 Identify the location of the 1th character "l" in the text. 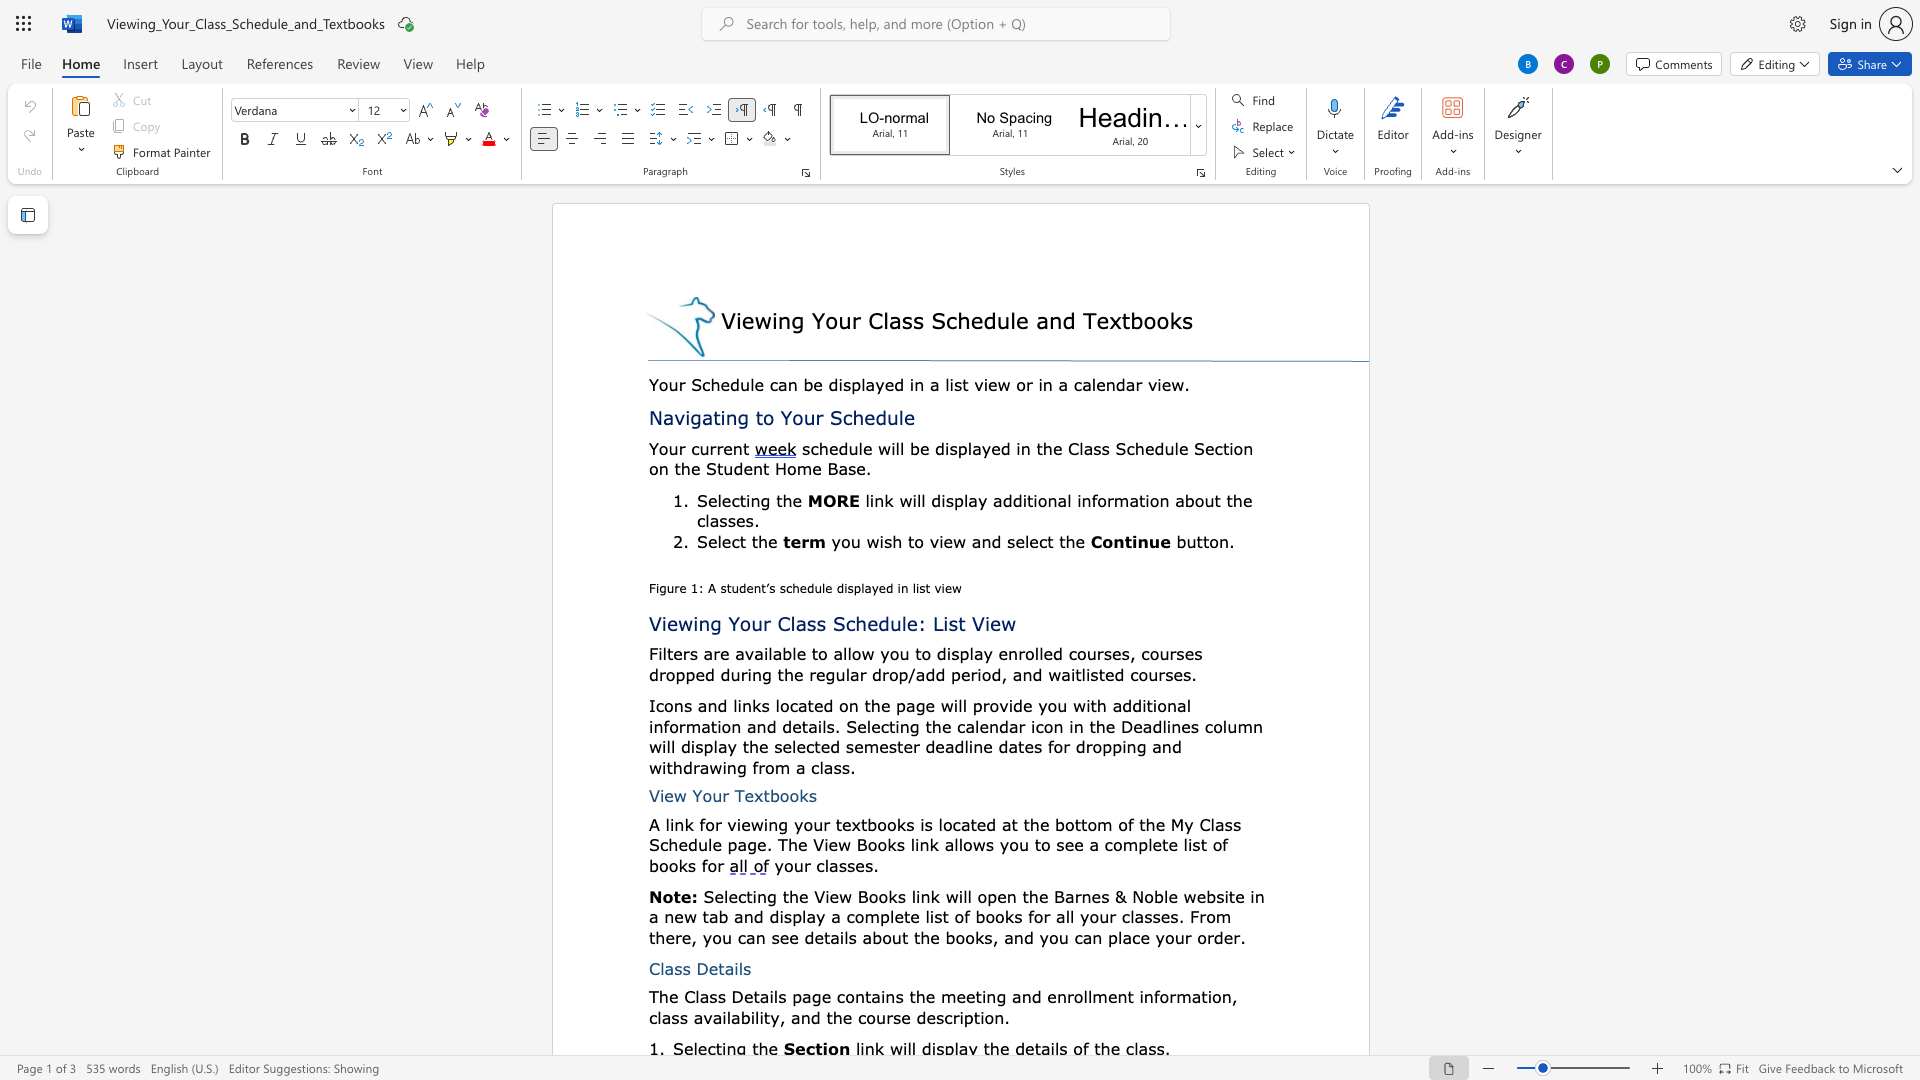
(707, 519).